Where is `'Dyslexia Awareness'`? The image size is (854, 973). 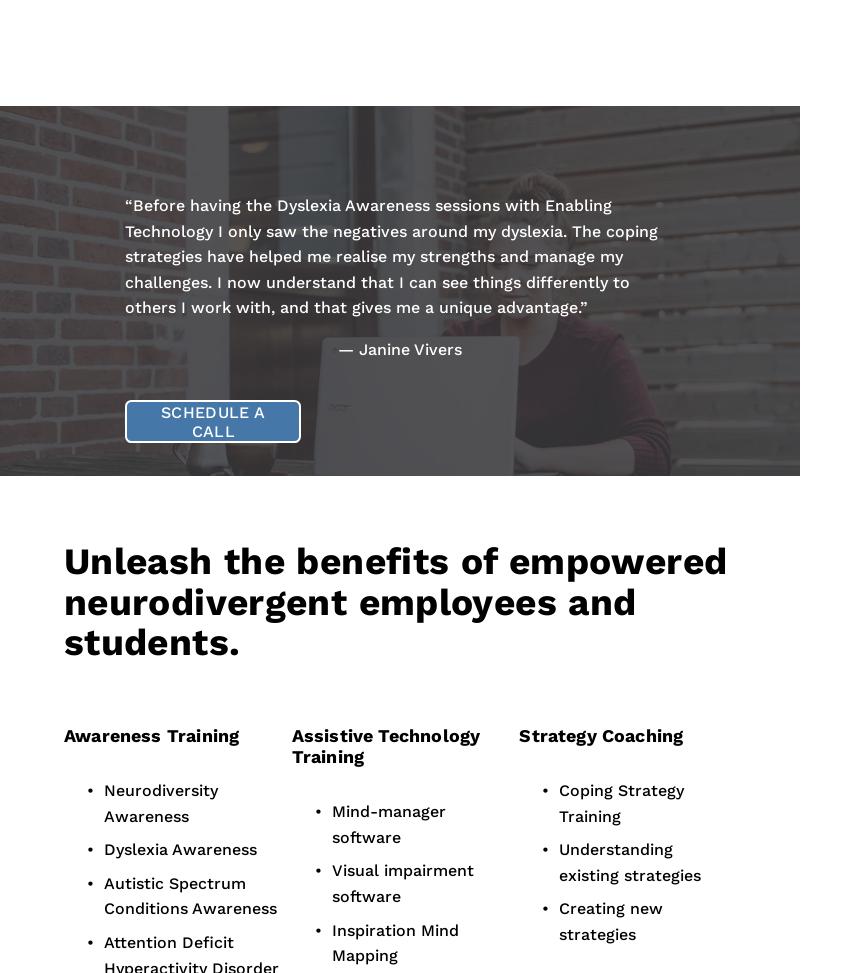
'Dyslexia Awareness' is located at coordinates (180, 849).